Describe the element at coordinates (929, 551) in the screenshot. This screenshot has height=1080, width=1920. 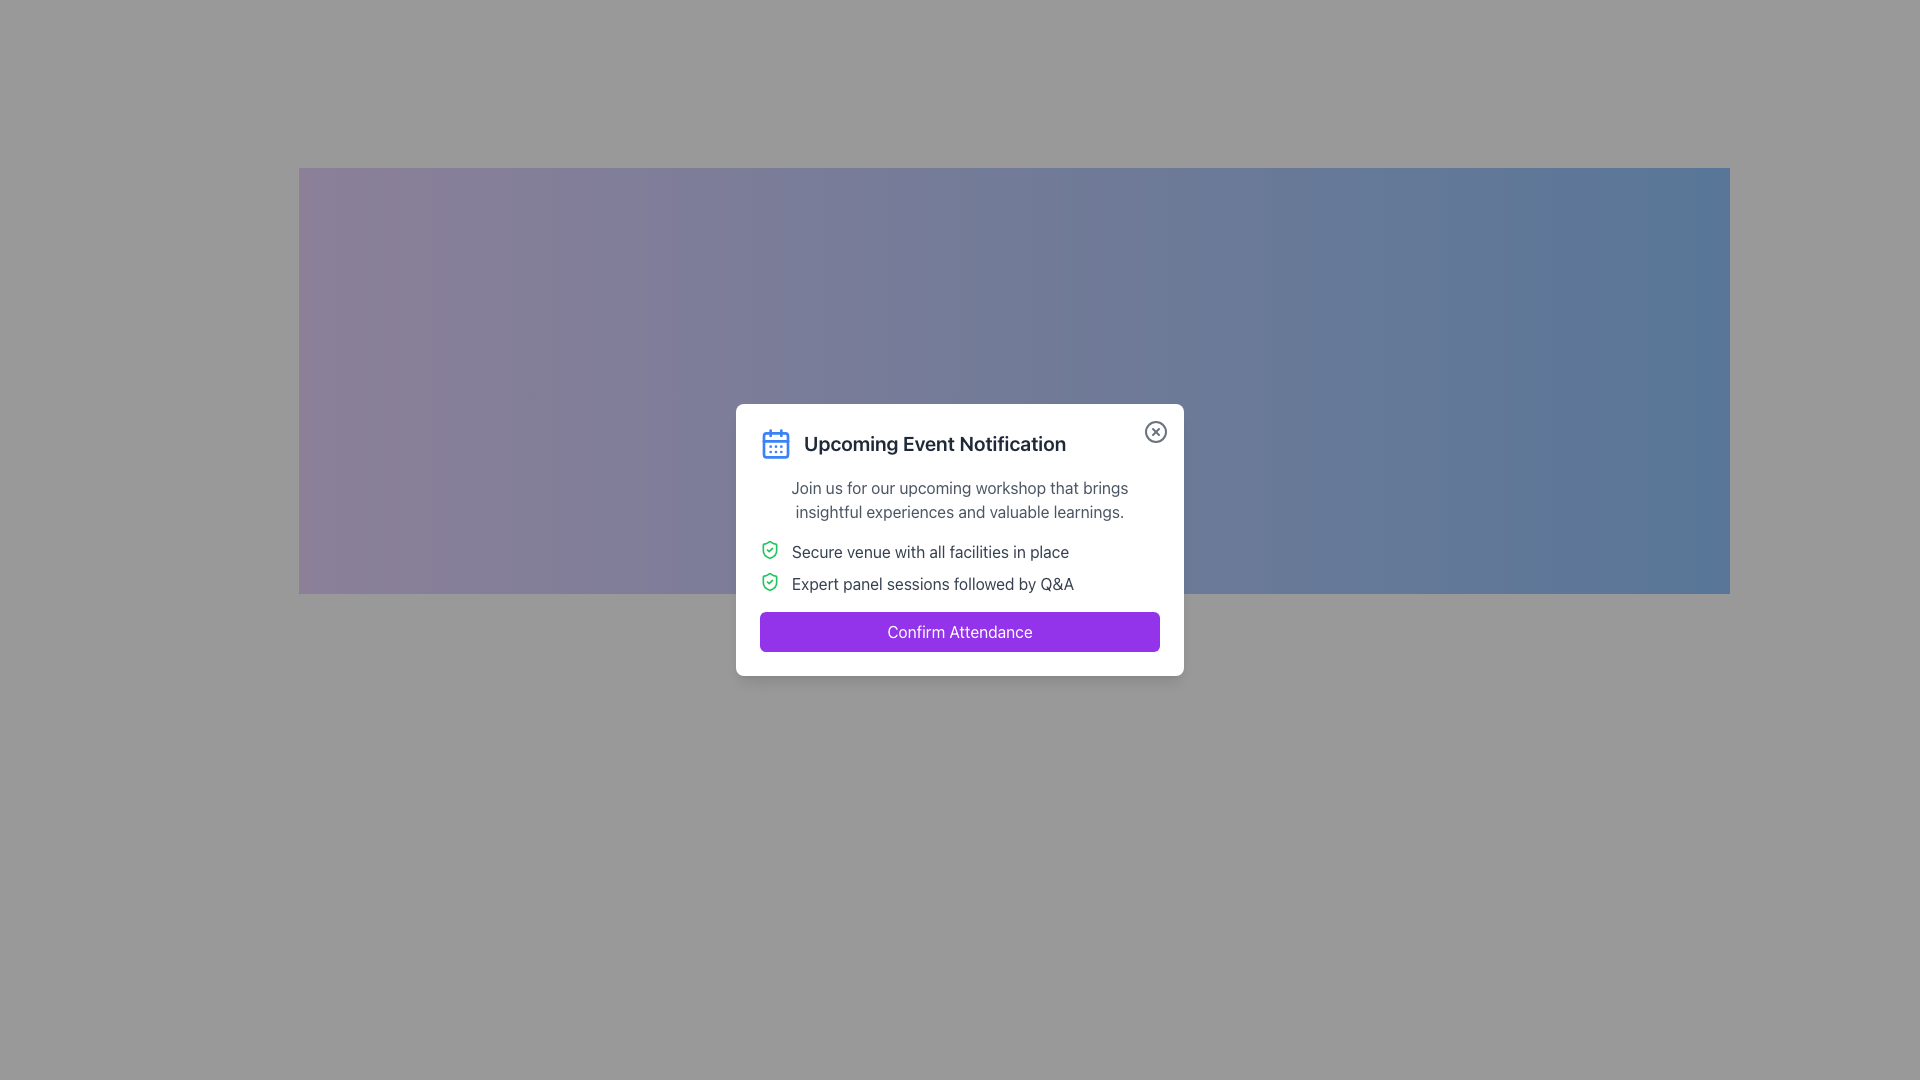
I see `the text element reading 'Secure venue with all facilities in place' located in the lower part of a notification message box, aligned to the left of a green shield icon` at that location.